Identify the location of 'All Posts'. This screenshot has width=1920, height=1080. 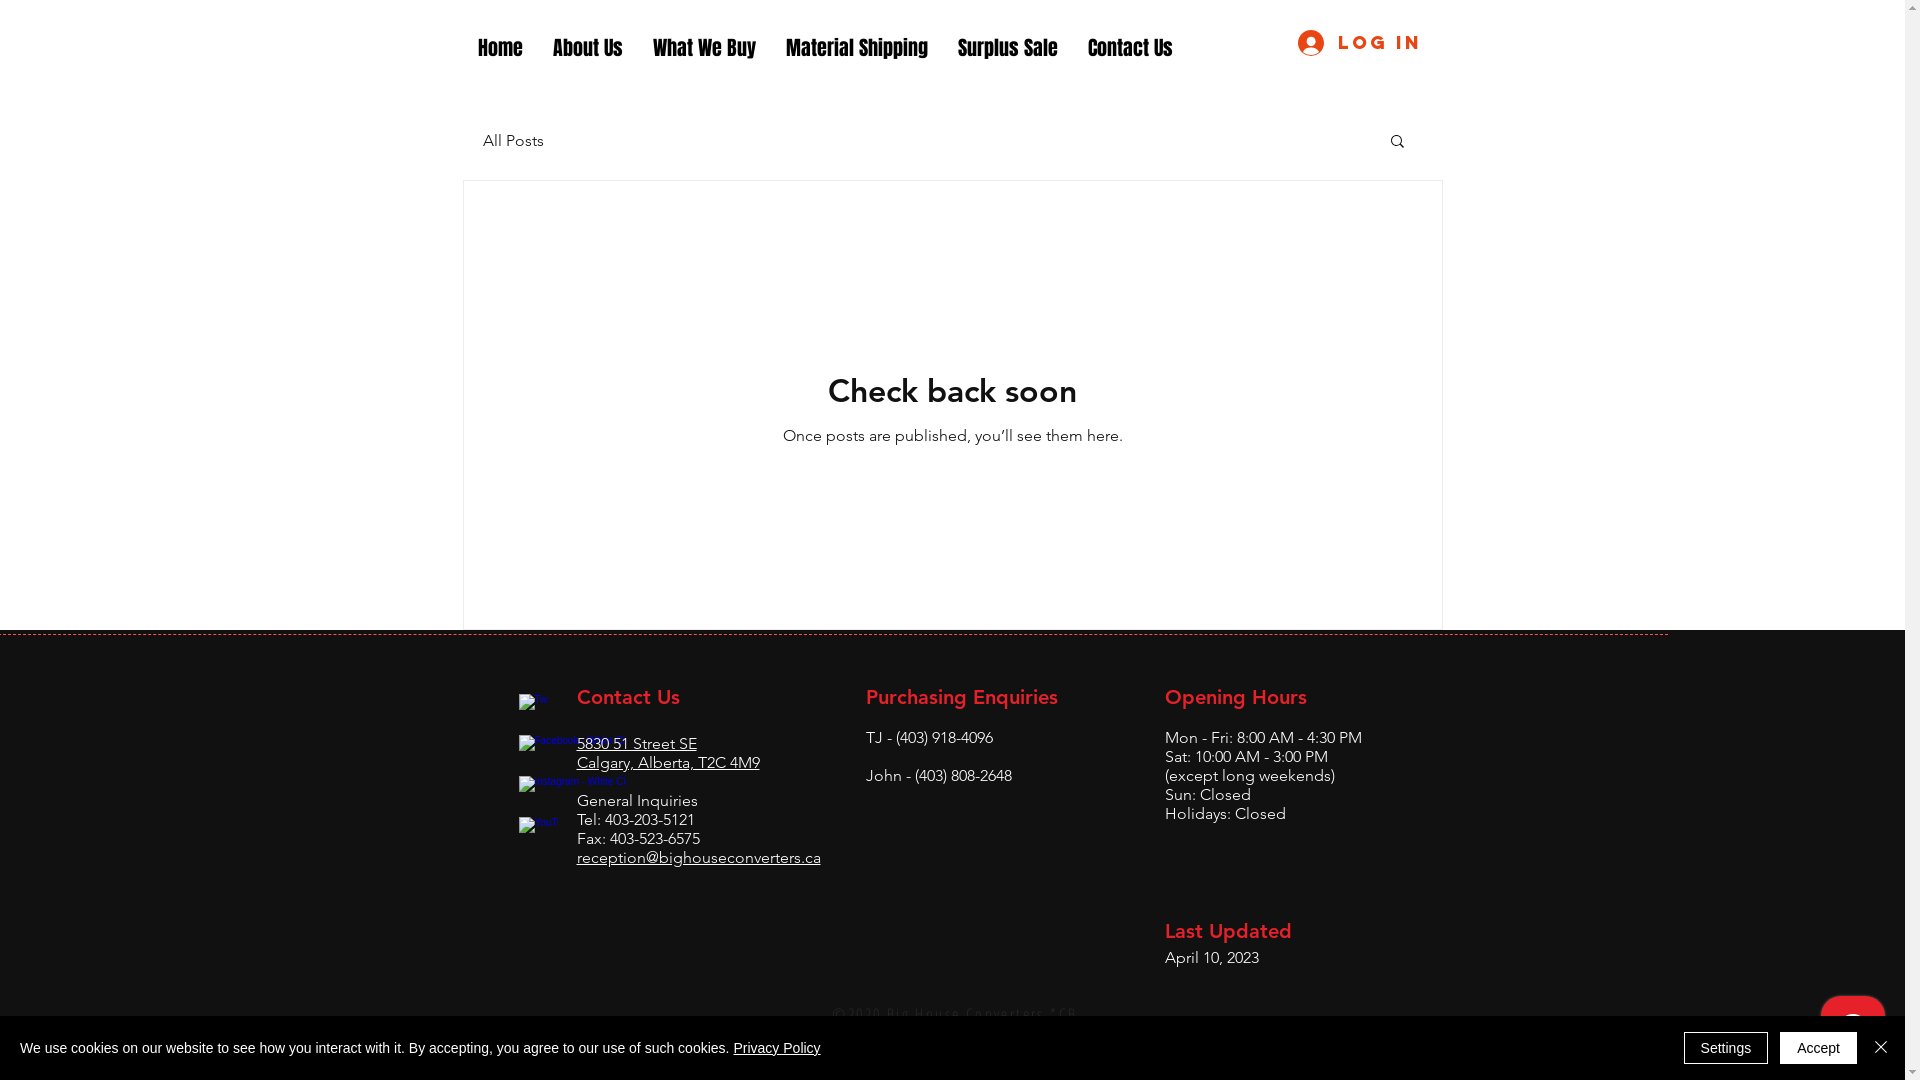
(512, 138).